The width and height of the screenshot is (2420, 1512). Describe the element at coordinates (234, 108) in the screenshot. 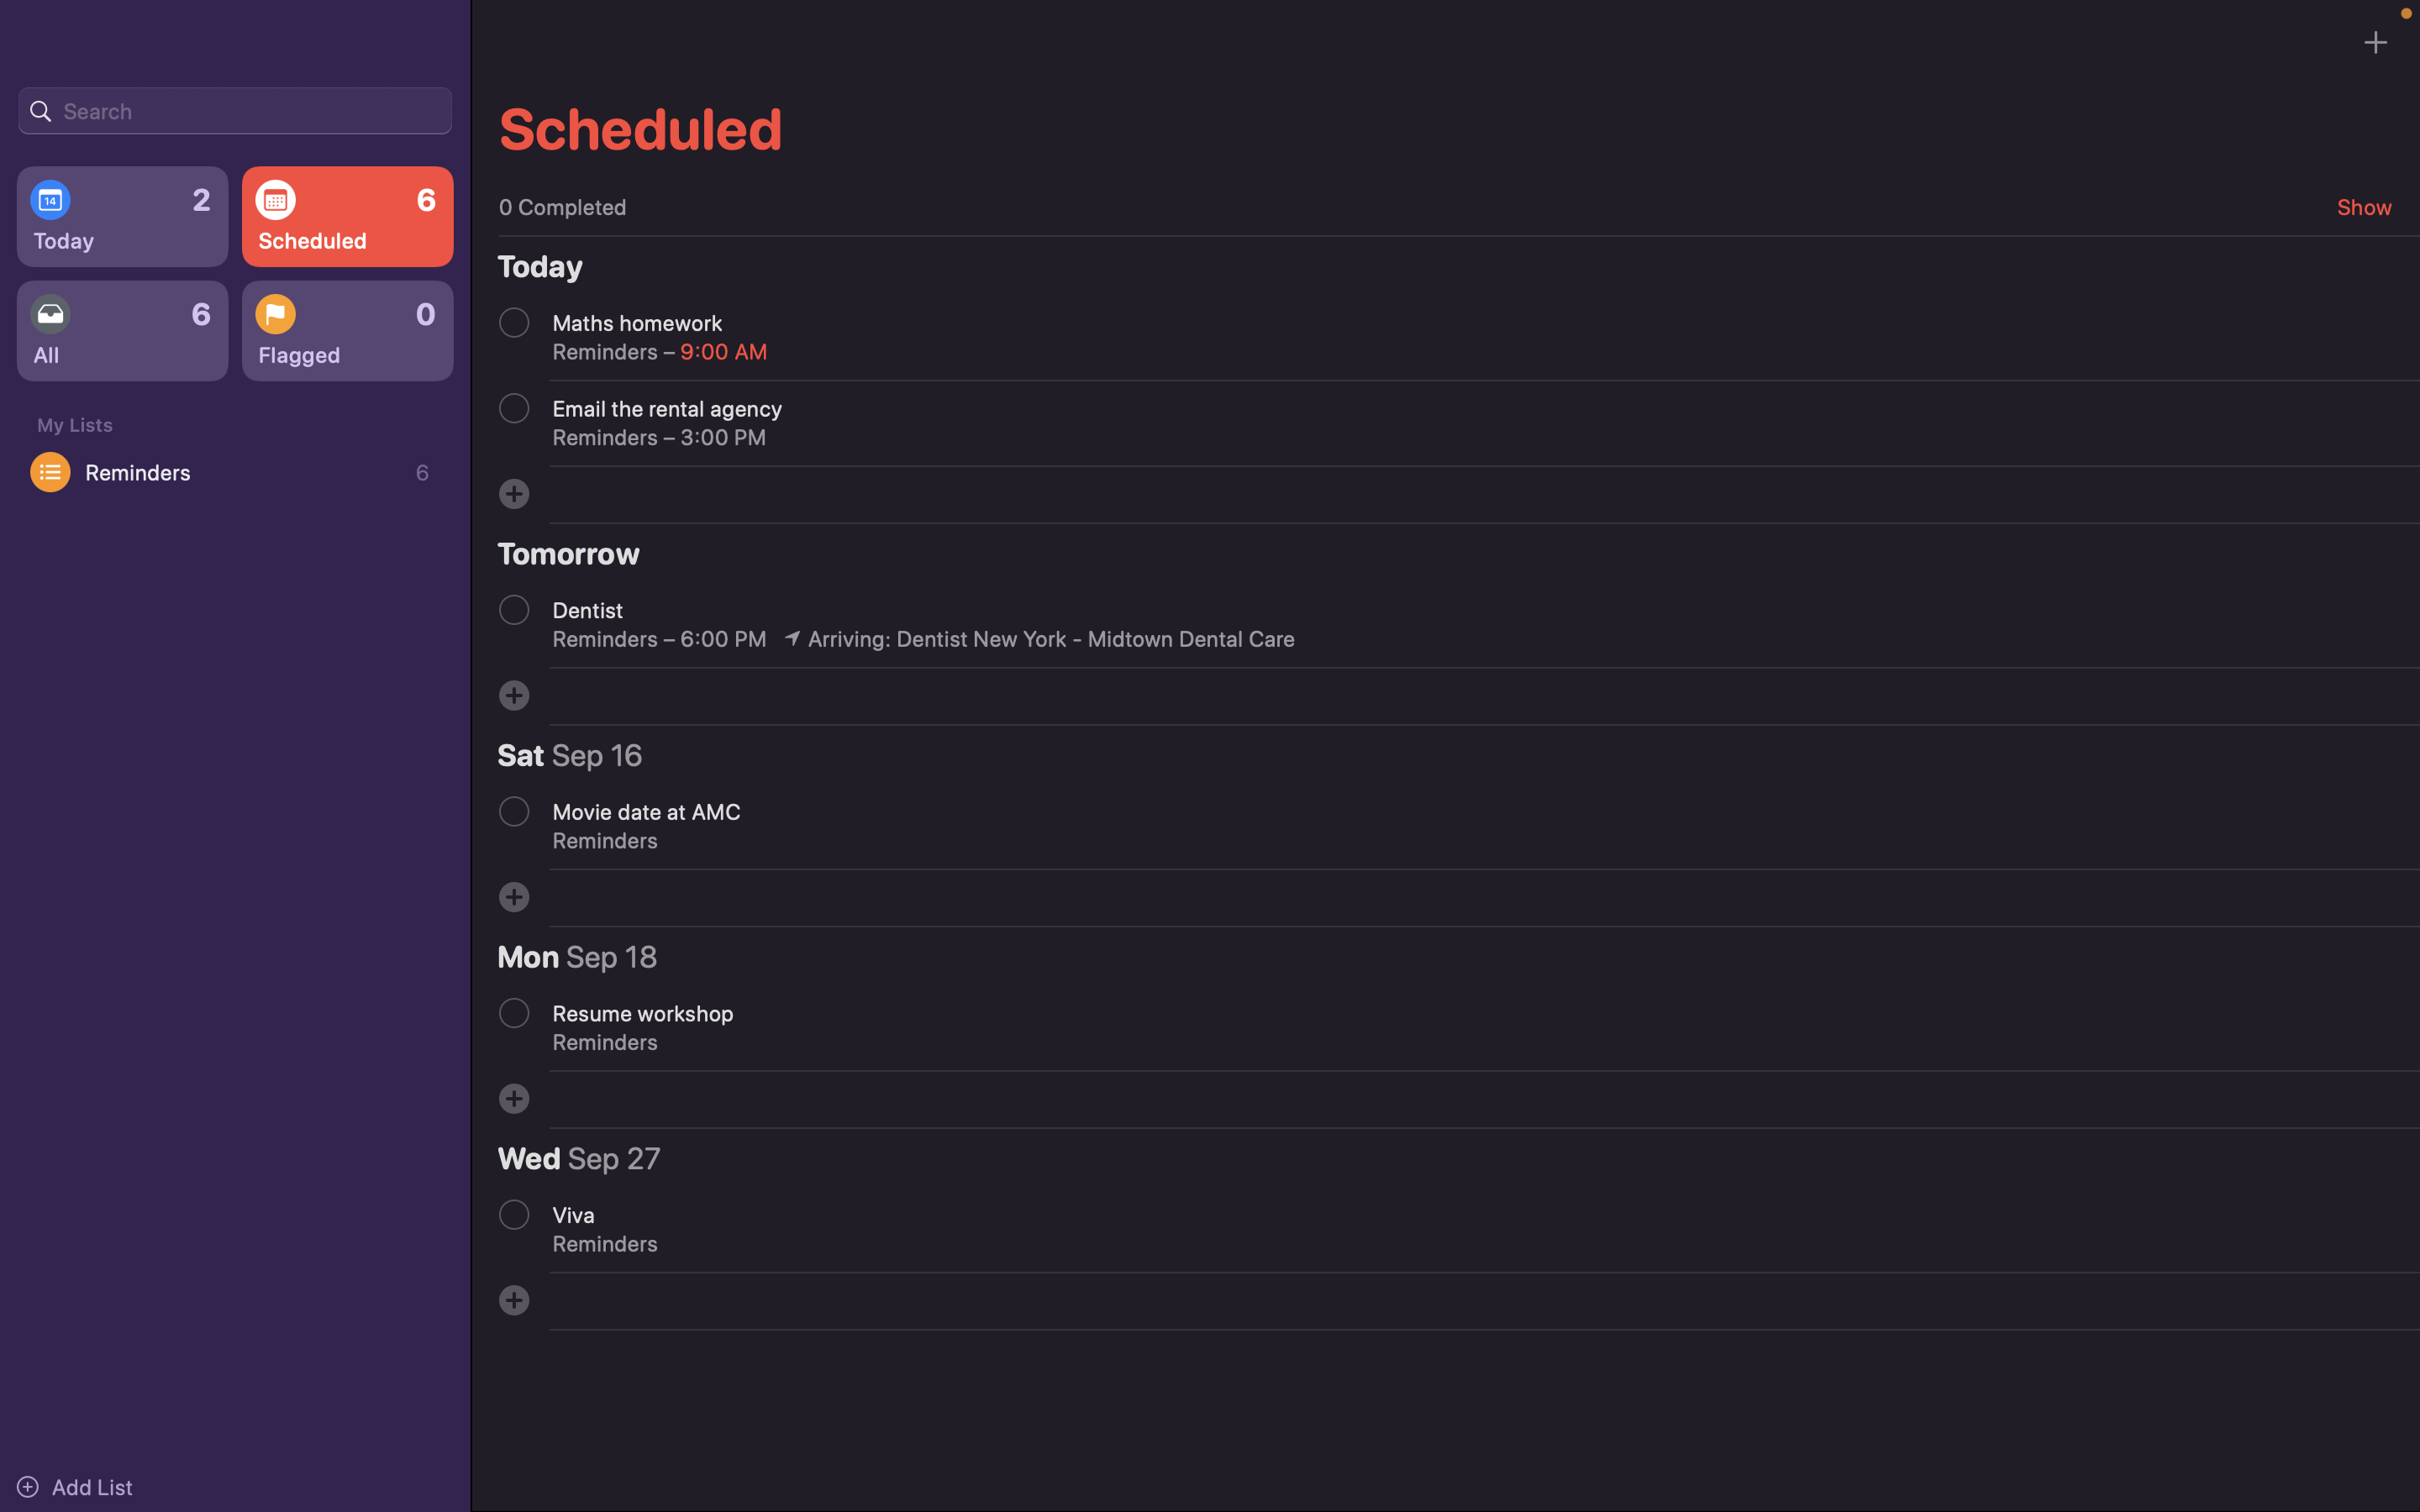

I see `View all the events for the year 2022` at that location.